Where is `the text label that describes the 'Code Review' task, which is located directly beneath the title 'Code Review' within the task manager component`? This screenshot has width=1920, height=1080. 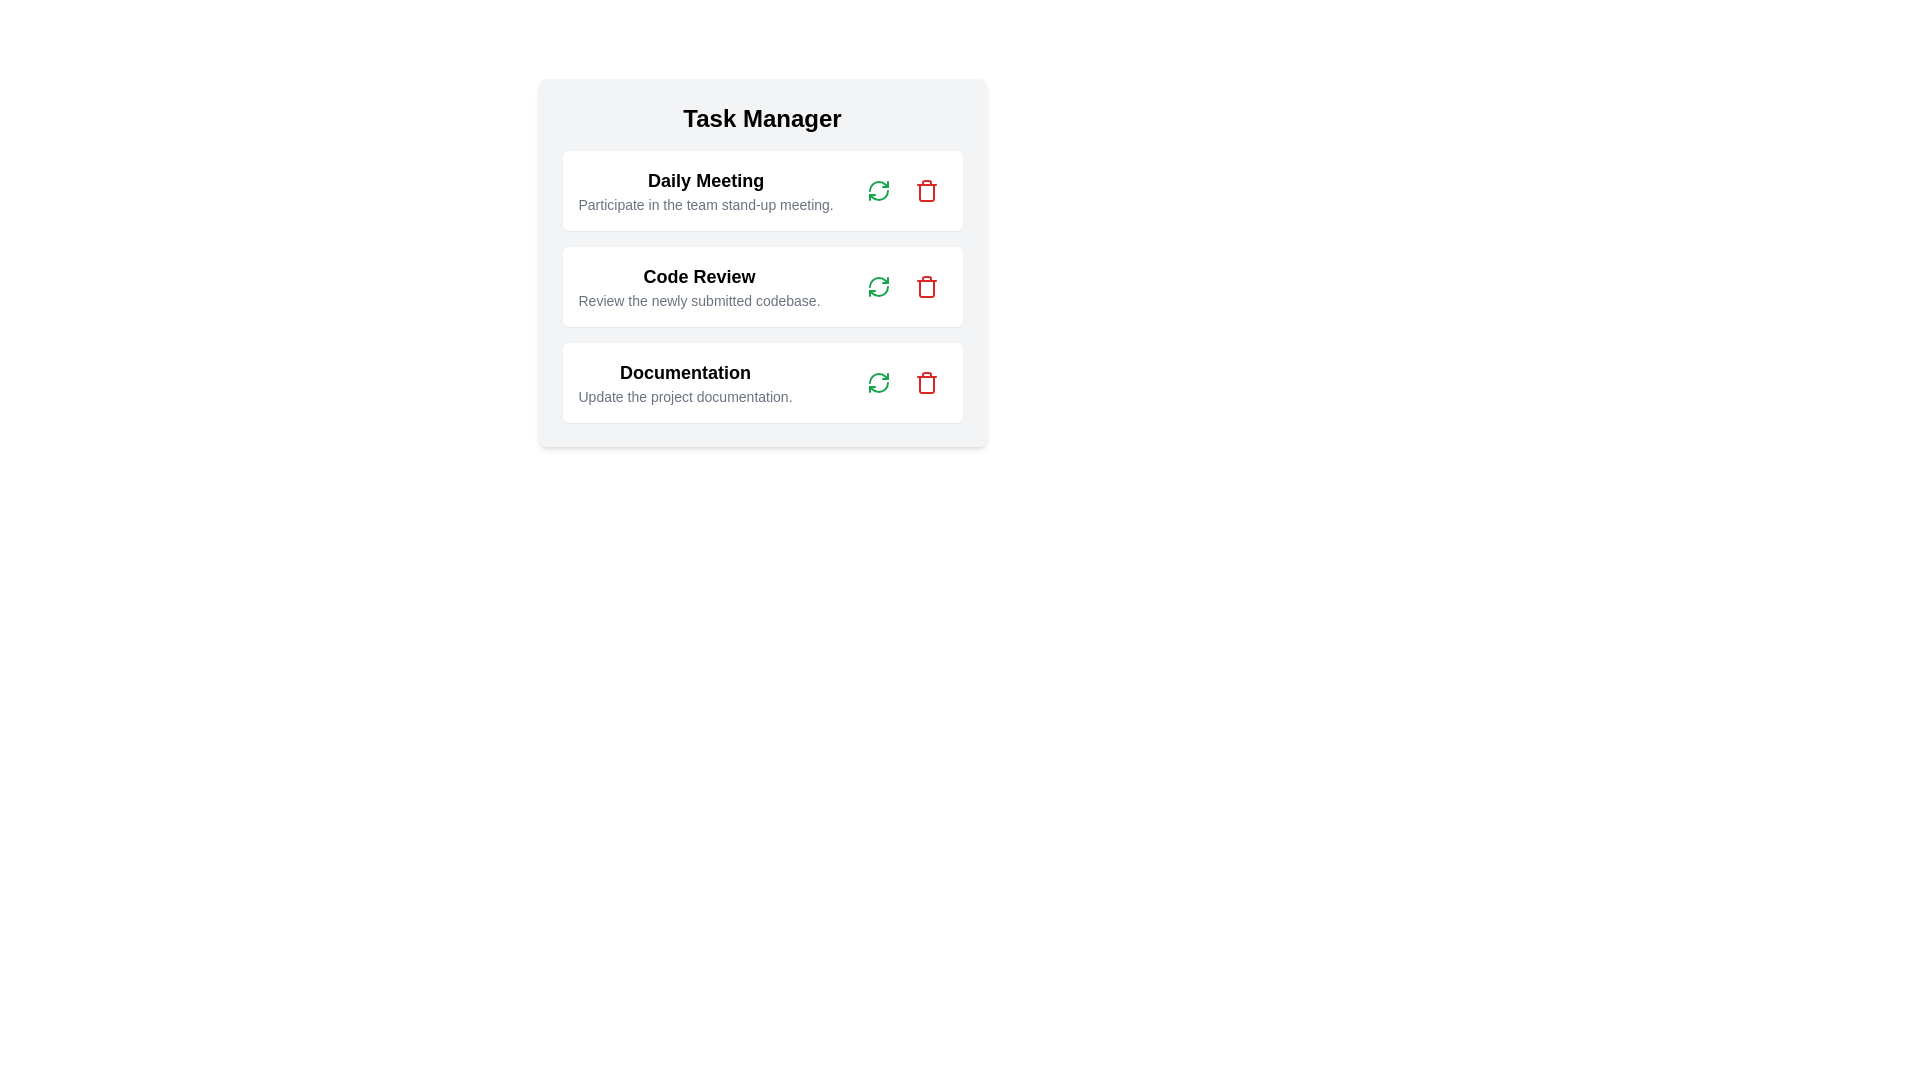
the text label that describes the 'Code Review' task, which is located directly beneath the title 'Code Review' within the task manager component is located at coordinates (699, 300).